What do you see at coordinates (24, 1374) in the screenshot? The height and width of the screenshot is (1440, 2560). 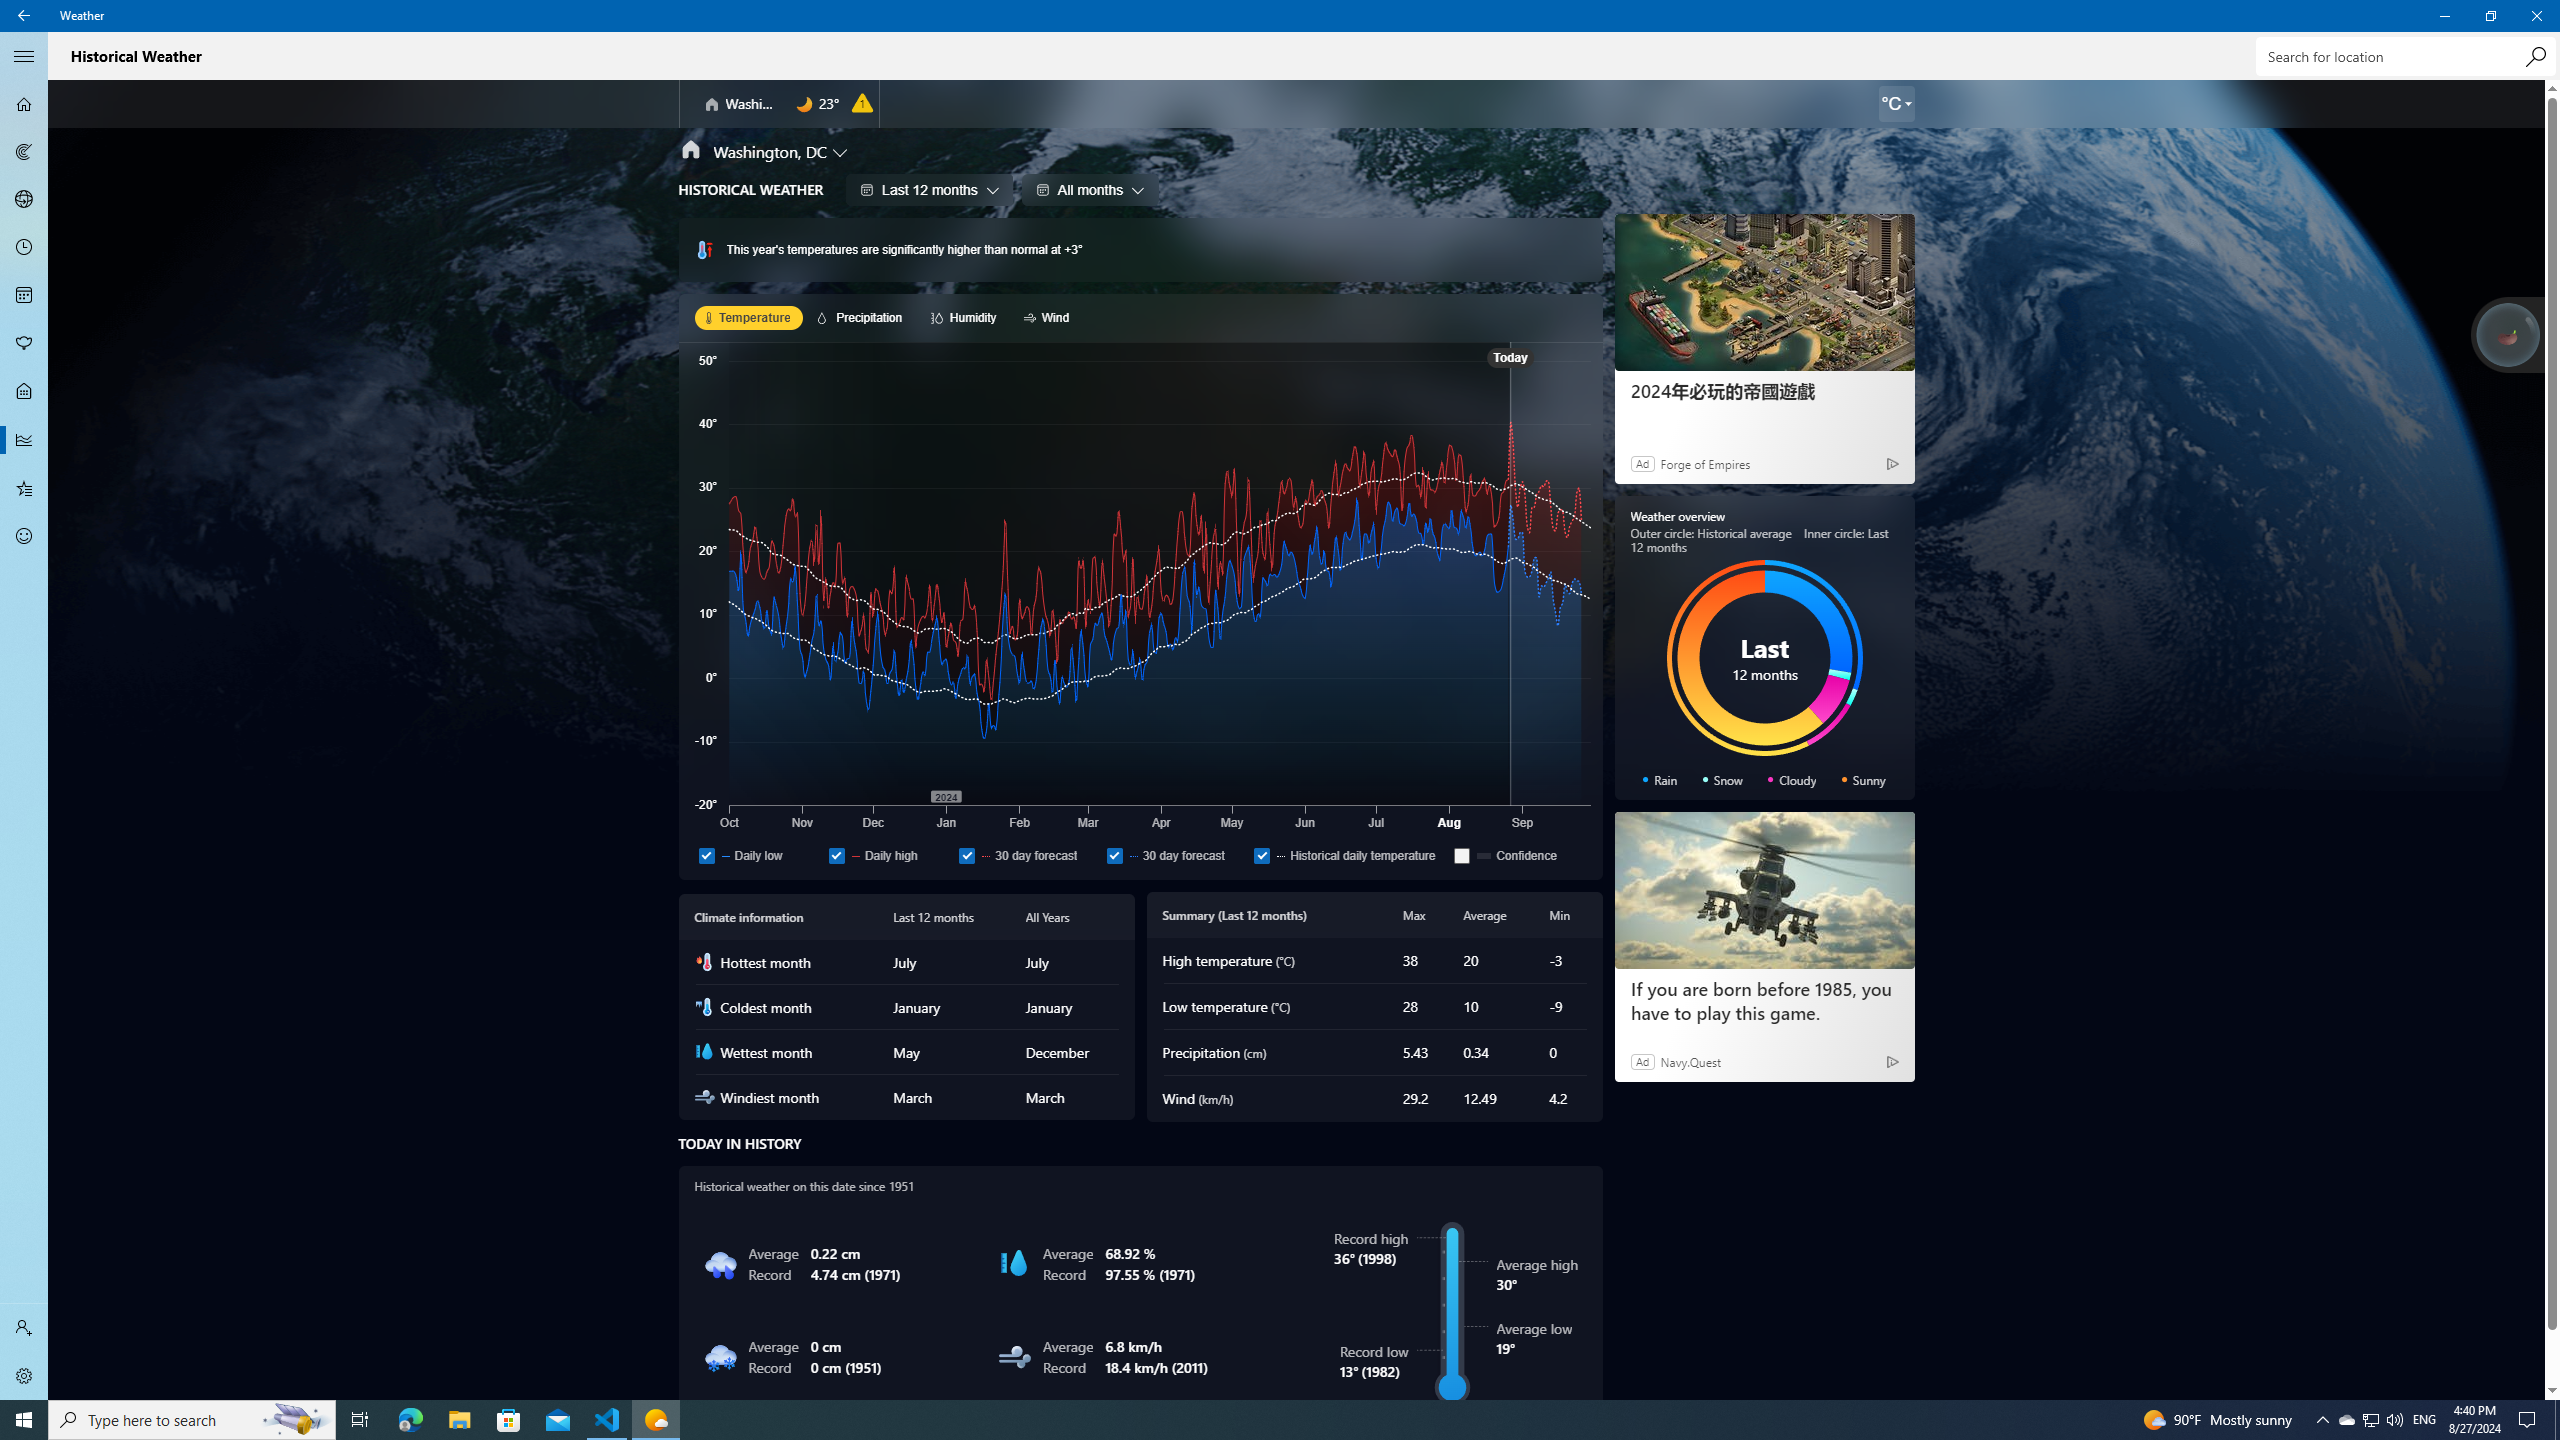 I see `'Settings'` at bounding box center [24, 1374].